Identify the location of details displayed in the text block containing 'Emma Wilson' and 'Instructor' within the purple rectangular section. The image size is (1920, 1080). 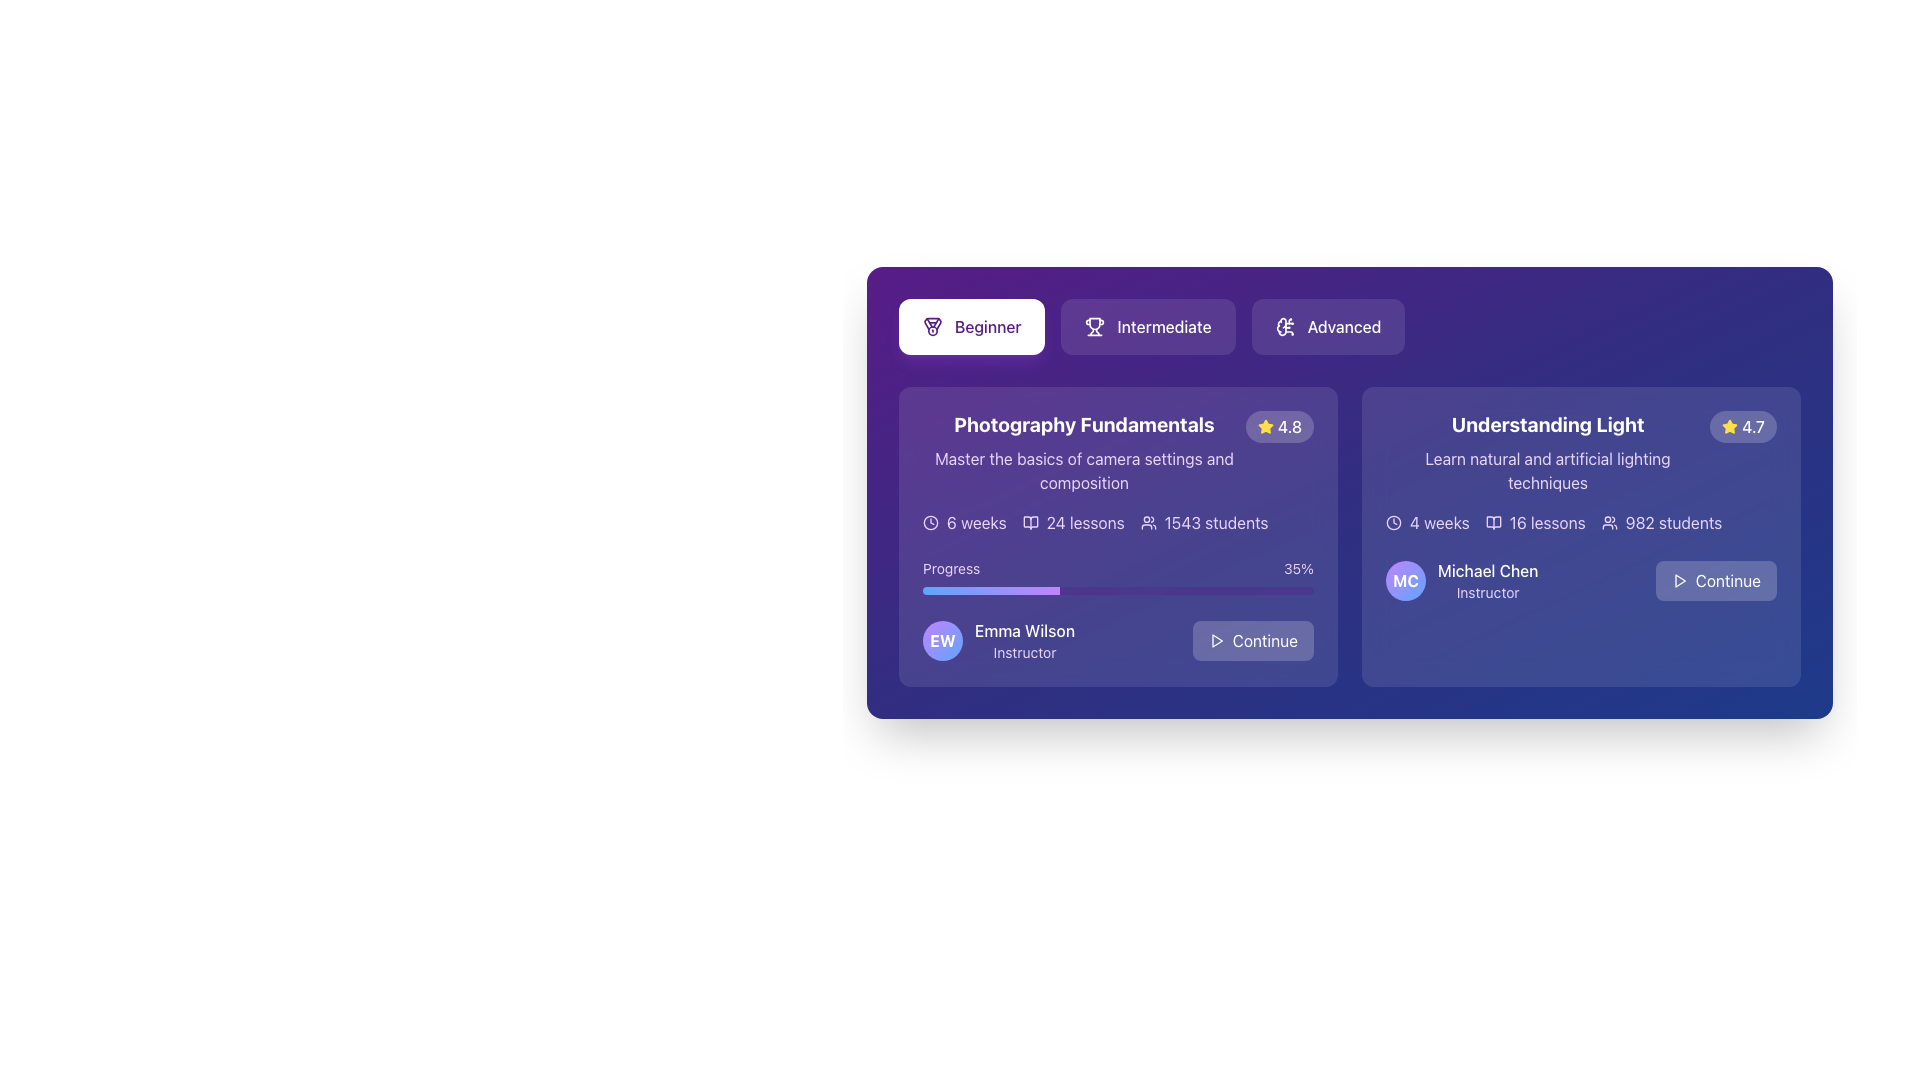
(1025, 640).